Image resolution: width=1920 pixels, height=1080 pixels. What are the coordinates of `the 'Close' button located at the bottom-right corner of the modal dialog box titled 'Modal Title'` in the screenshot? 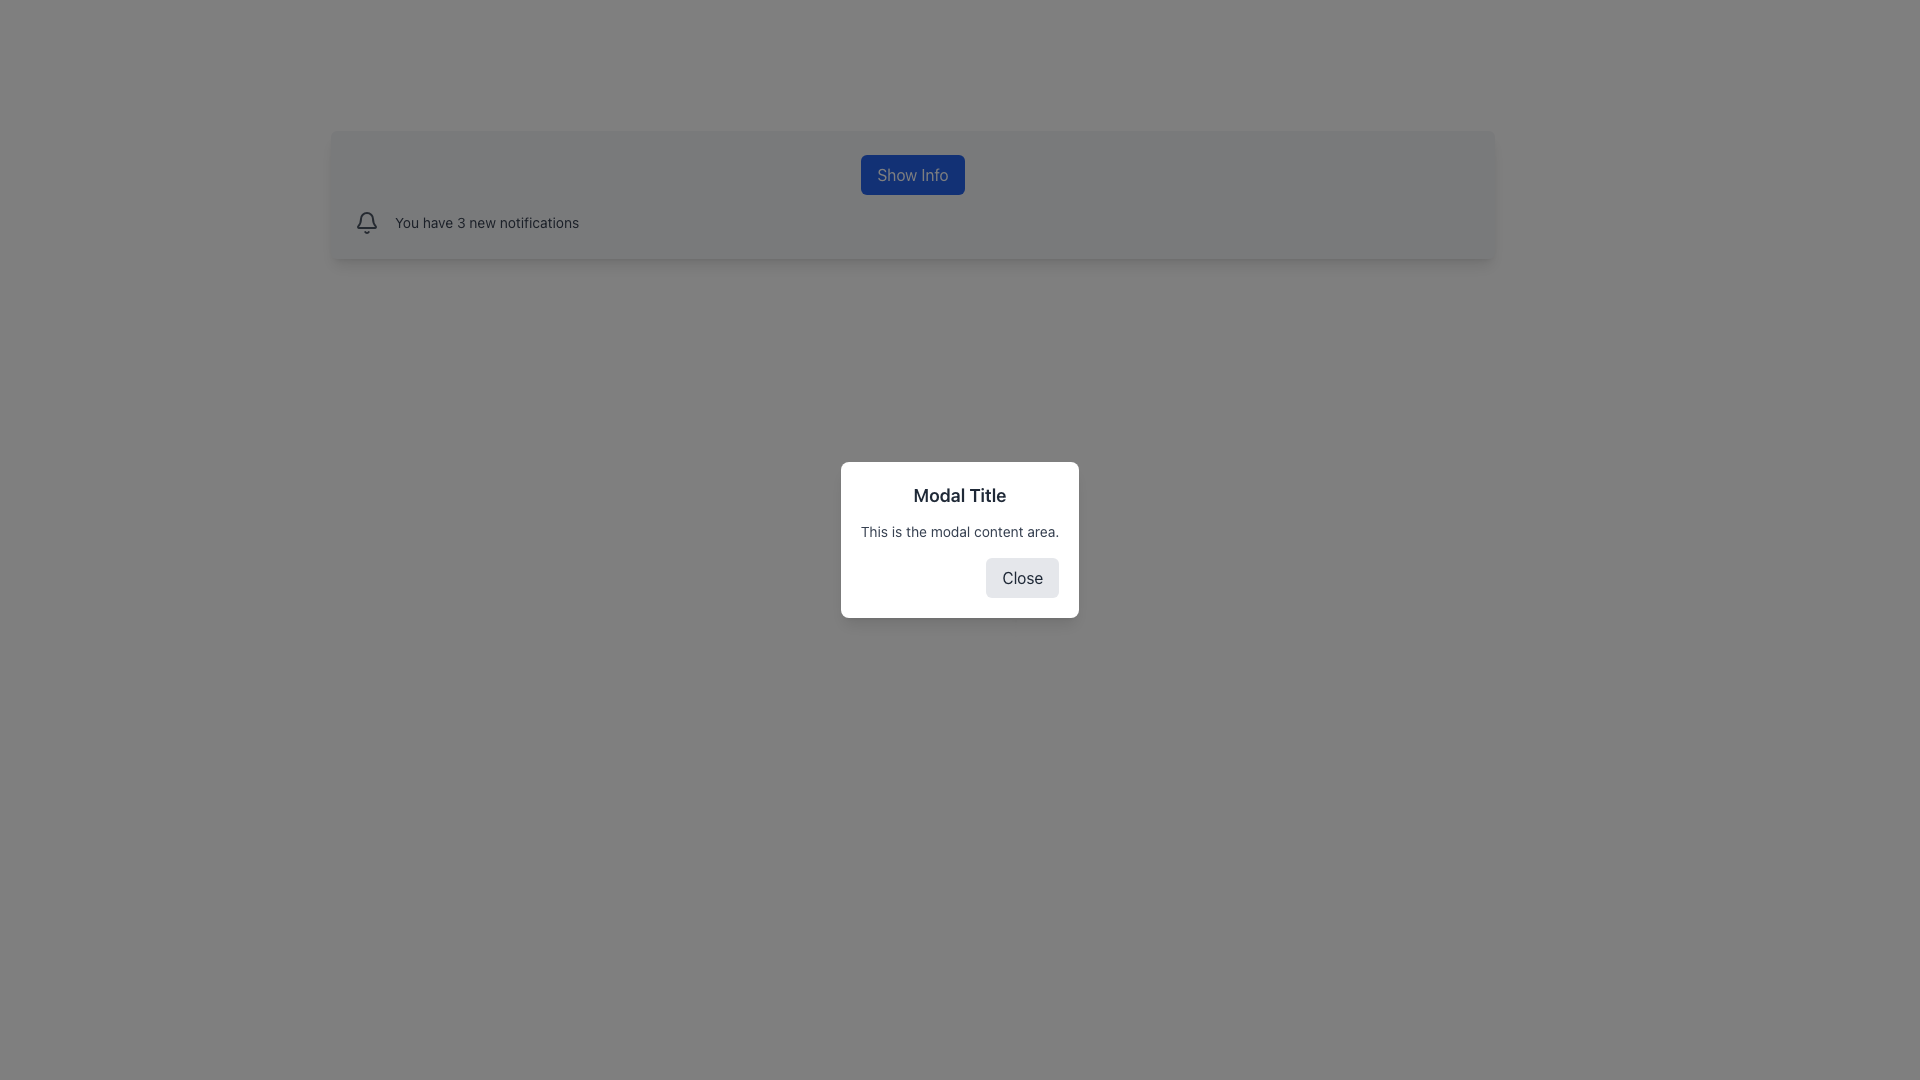 It's located at (1022, 578).